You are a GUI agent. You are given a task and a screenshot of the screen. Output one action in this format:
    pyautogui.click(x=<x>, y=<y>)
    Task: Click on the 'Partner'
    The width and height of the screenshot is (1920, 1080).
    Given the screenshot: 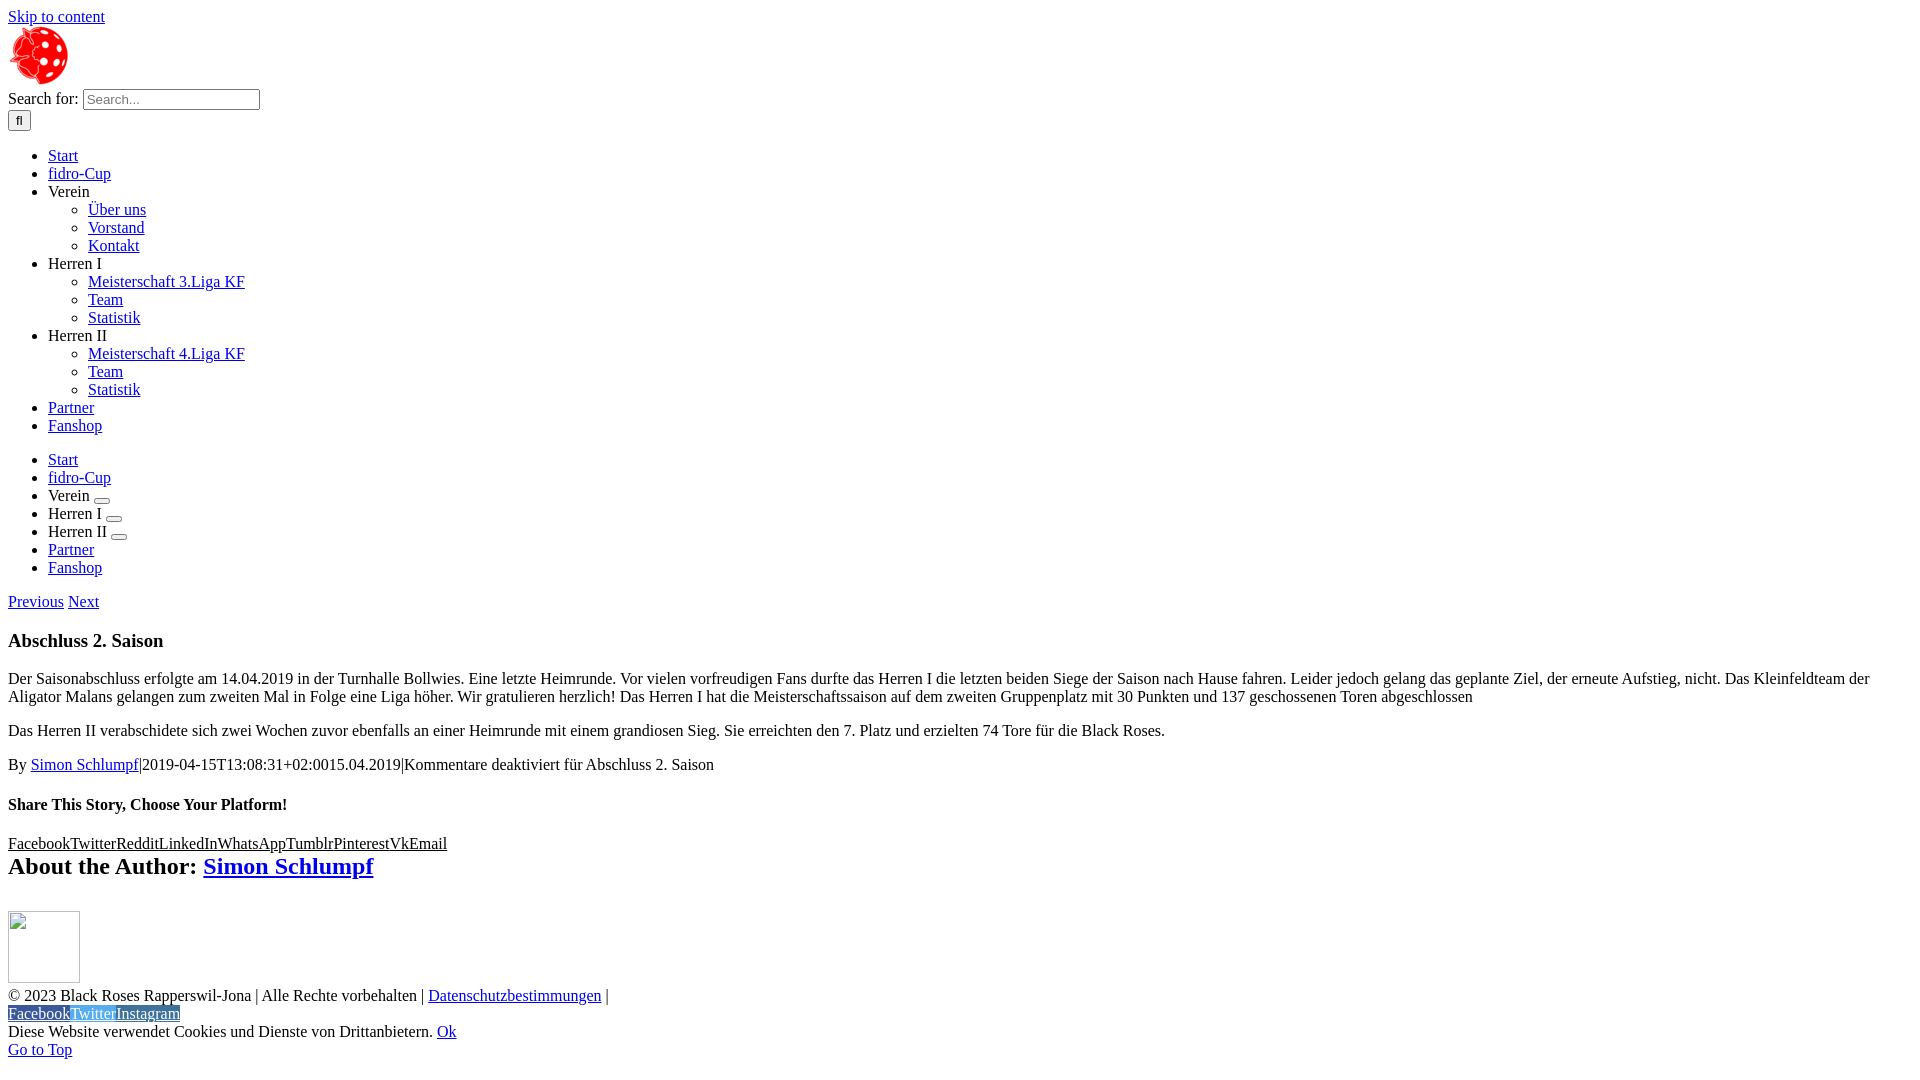 What is the action you would take?
    pyautogui.click(x=71, y=549)
    